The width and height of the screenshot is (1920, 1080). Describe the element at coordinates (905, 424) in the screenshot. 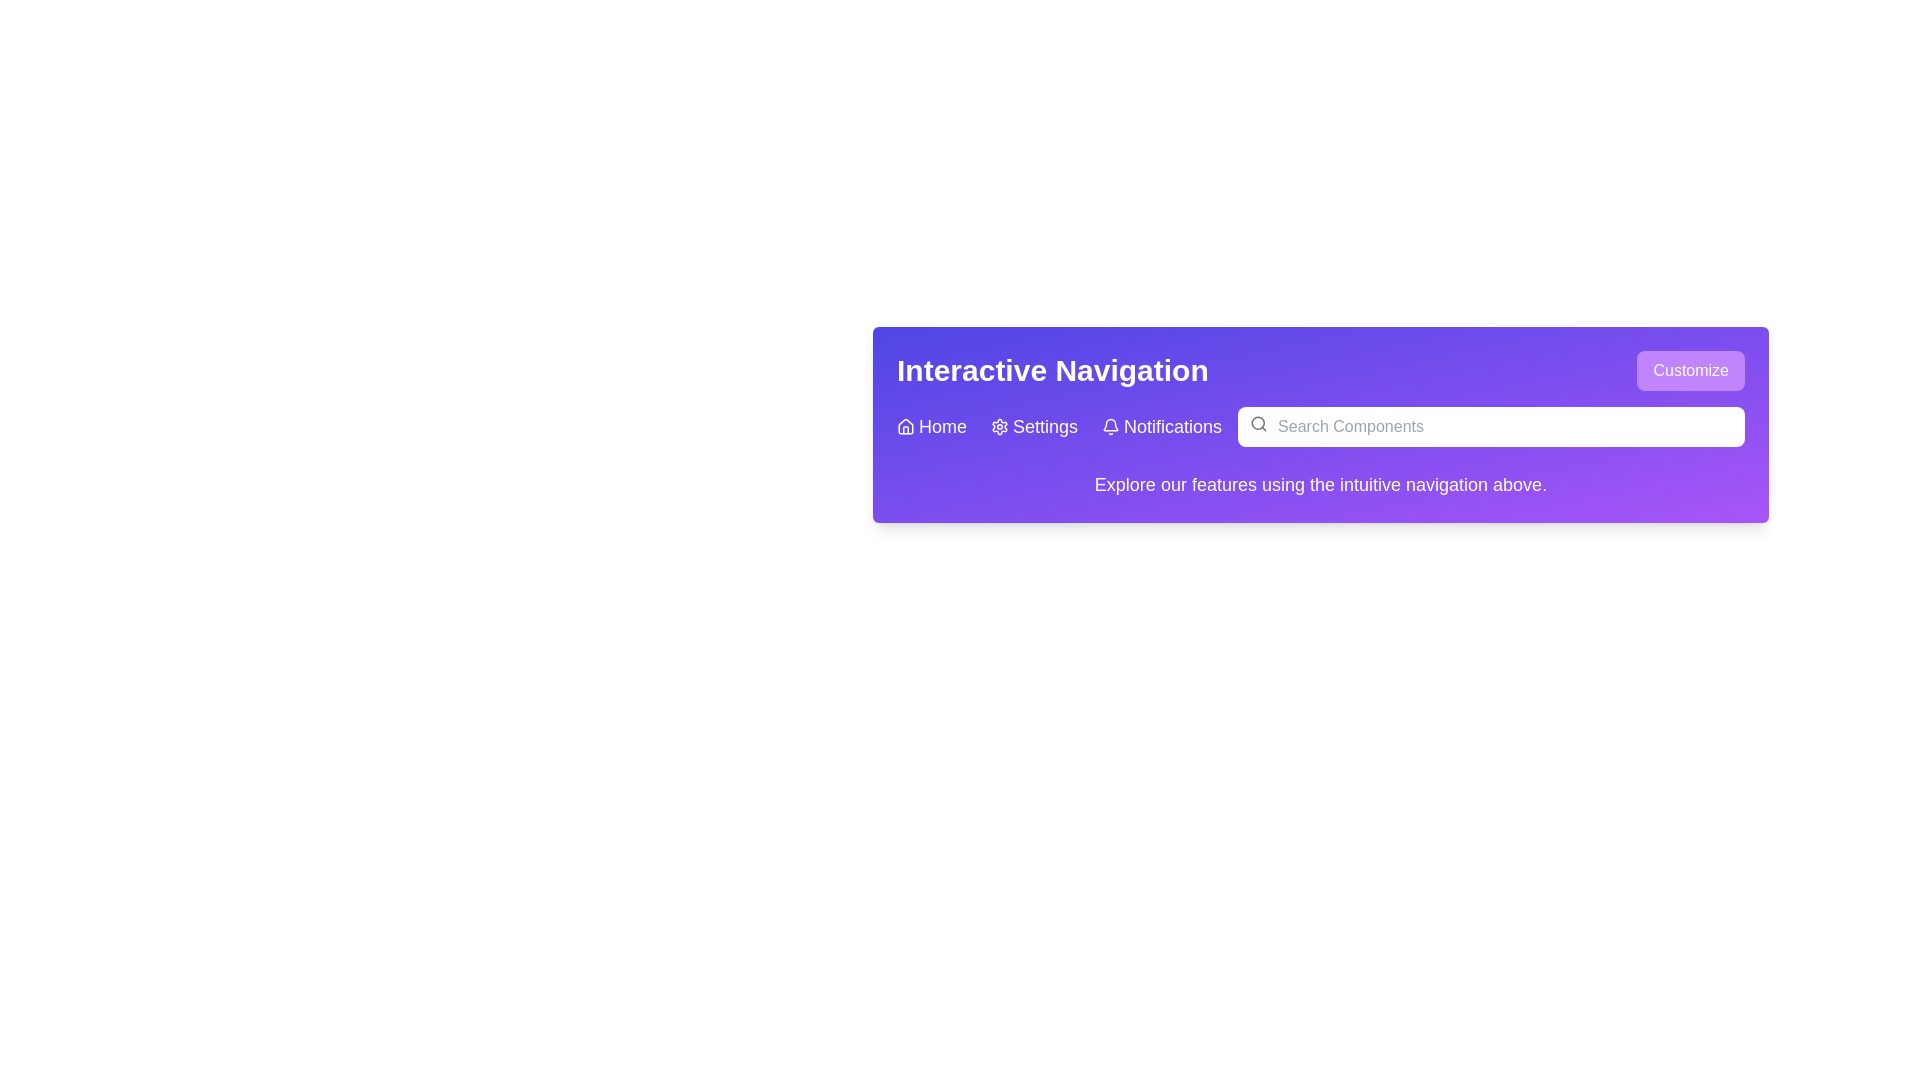

I see `the home icon located on the left side of the navigation bar to observe the tooltip if provided` at that location.